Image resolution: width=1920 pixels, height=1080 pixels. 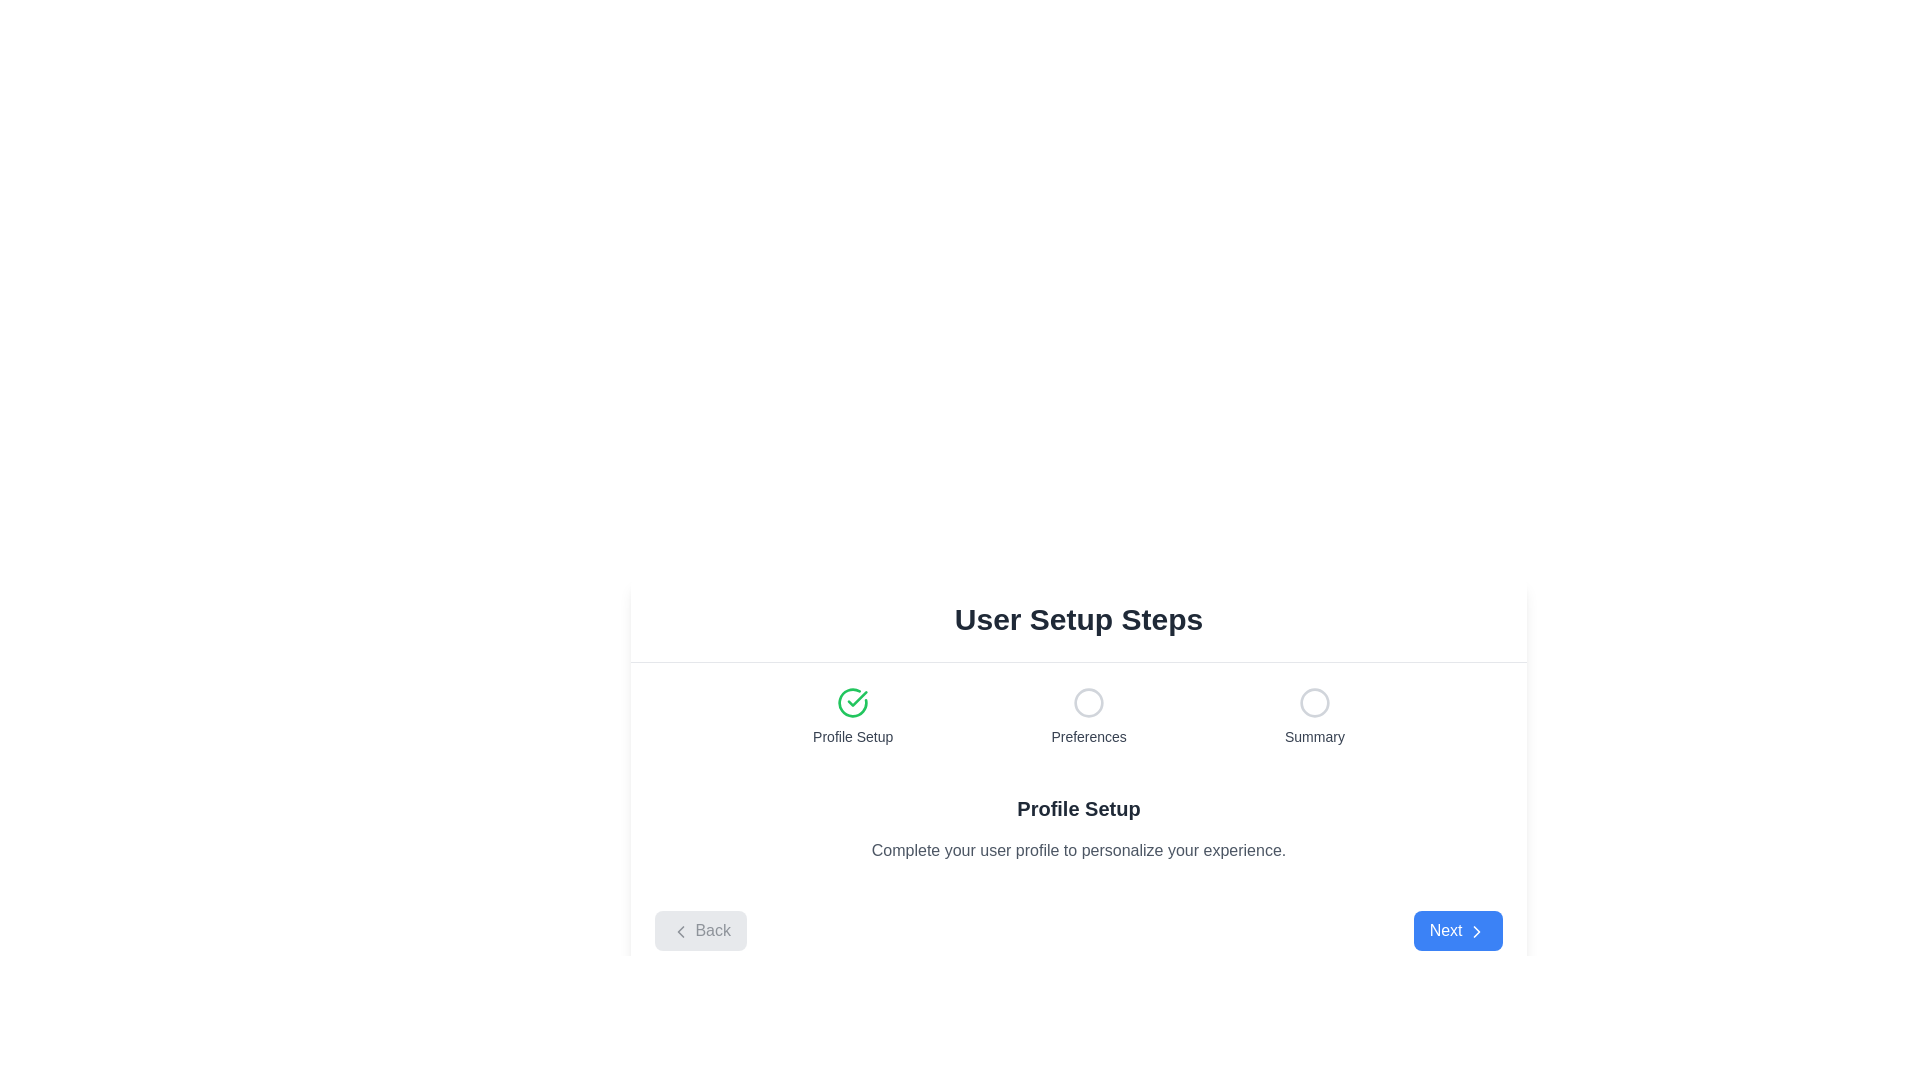 I want to click on the 'Profile Setup' informational display block, which features a bold title and a descriptive sentence, located below the user setup progress indicators, so click(x=1078, y=829).